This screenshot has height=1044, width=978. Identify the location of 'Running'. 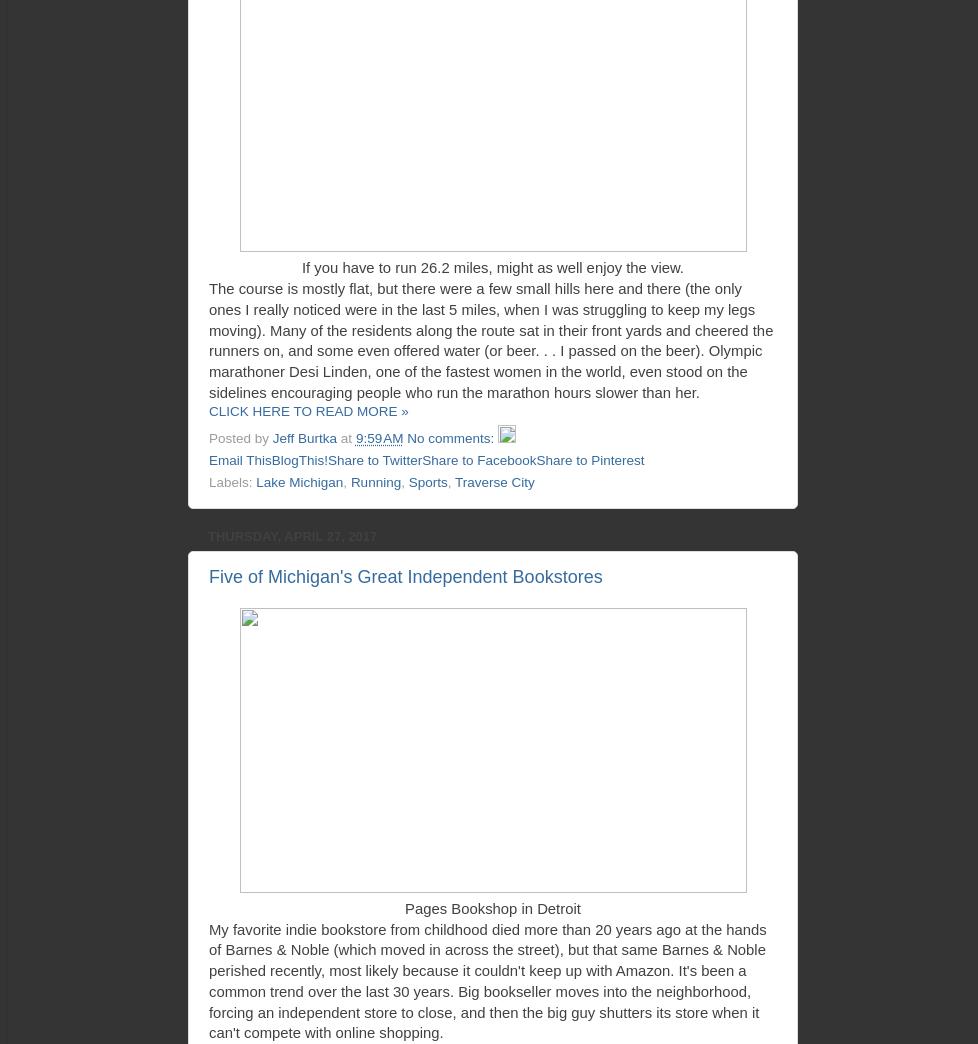
(374, 481).